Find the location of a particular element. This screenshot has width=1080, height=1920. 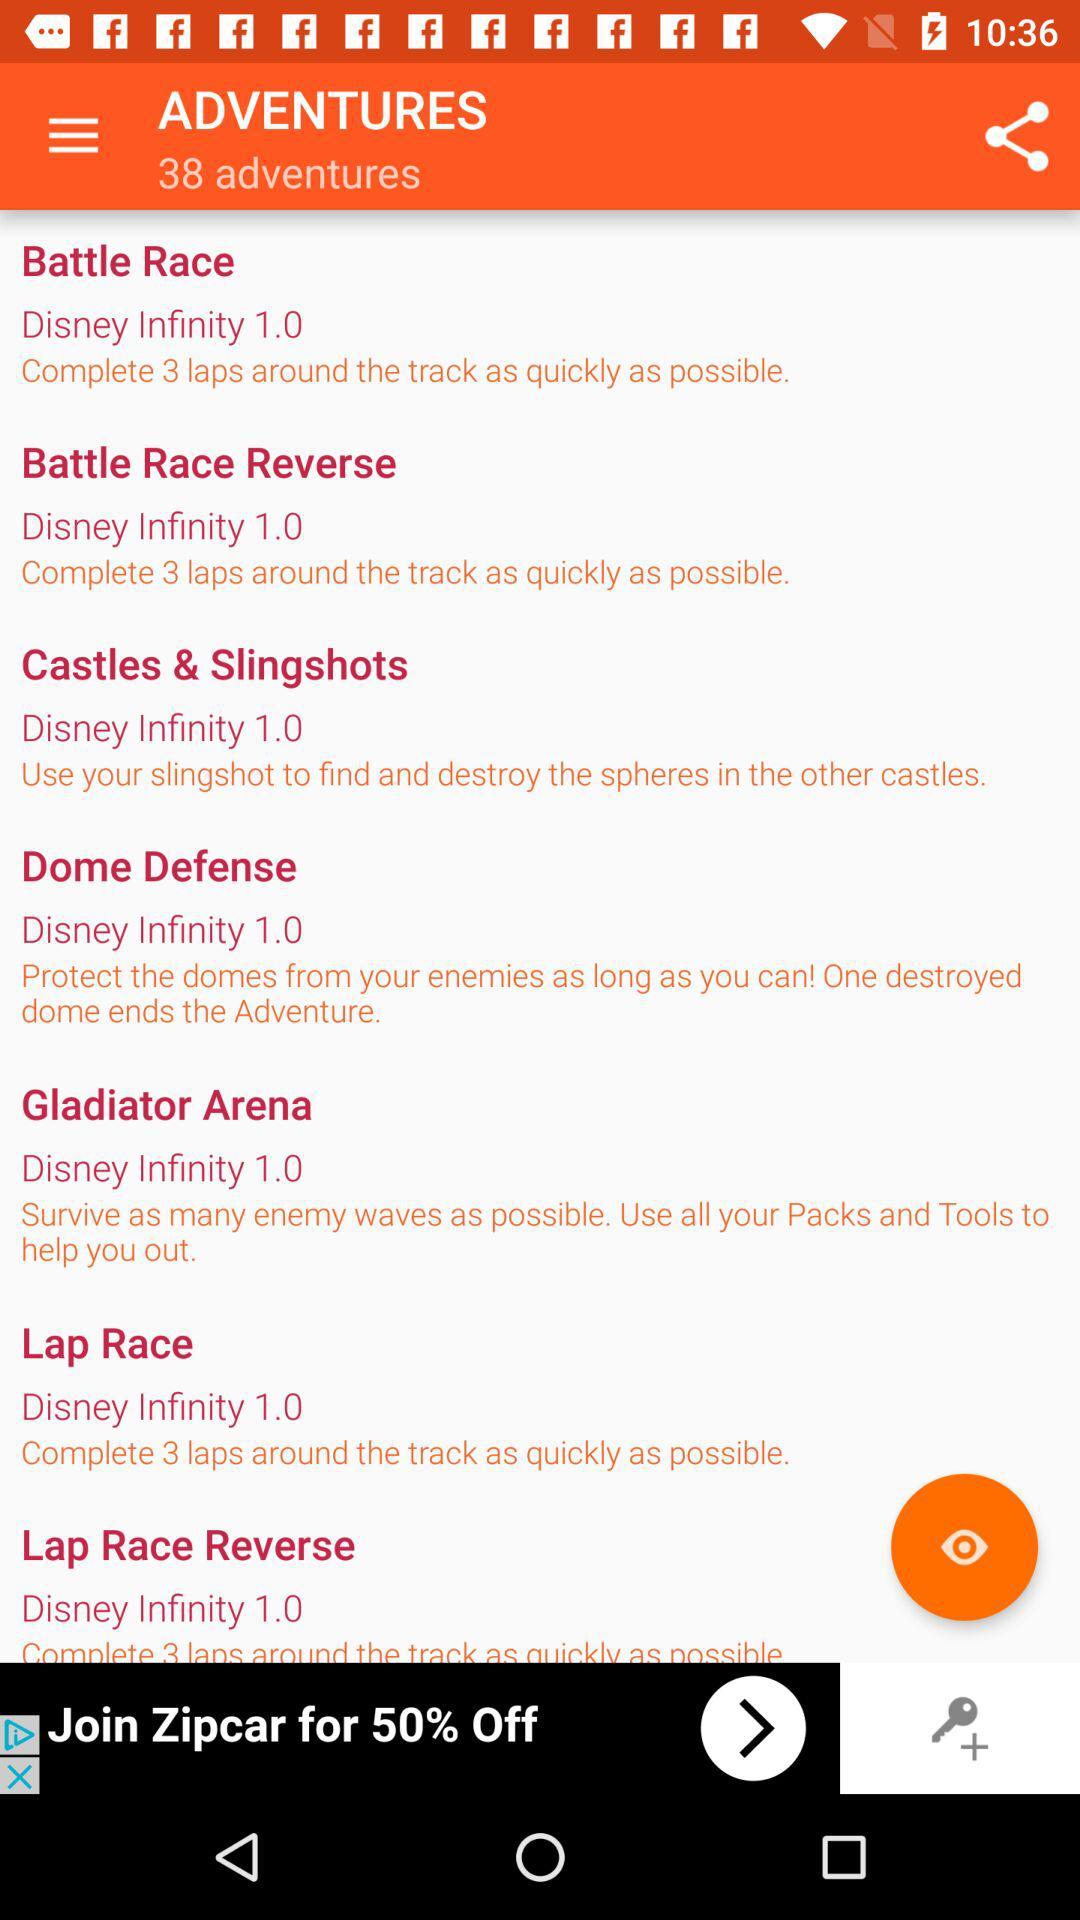

the visibility icon is located at coordinates (963, 1546).